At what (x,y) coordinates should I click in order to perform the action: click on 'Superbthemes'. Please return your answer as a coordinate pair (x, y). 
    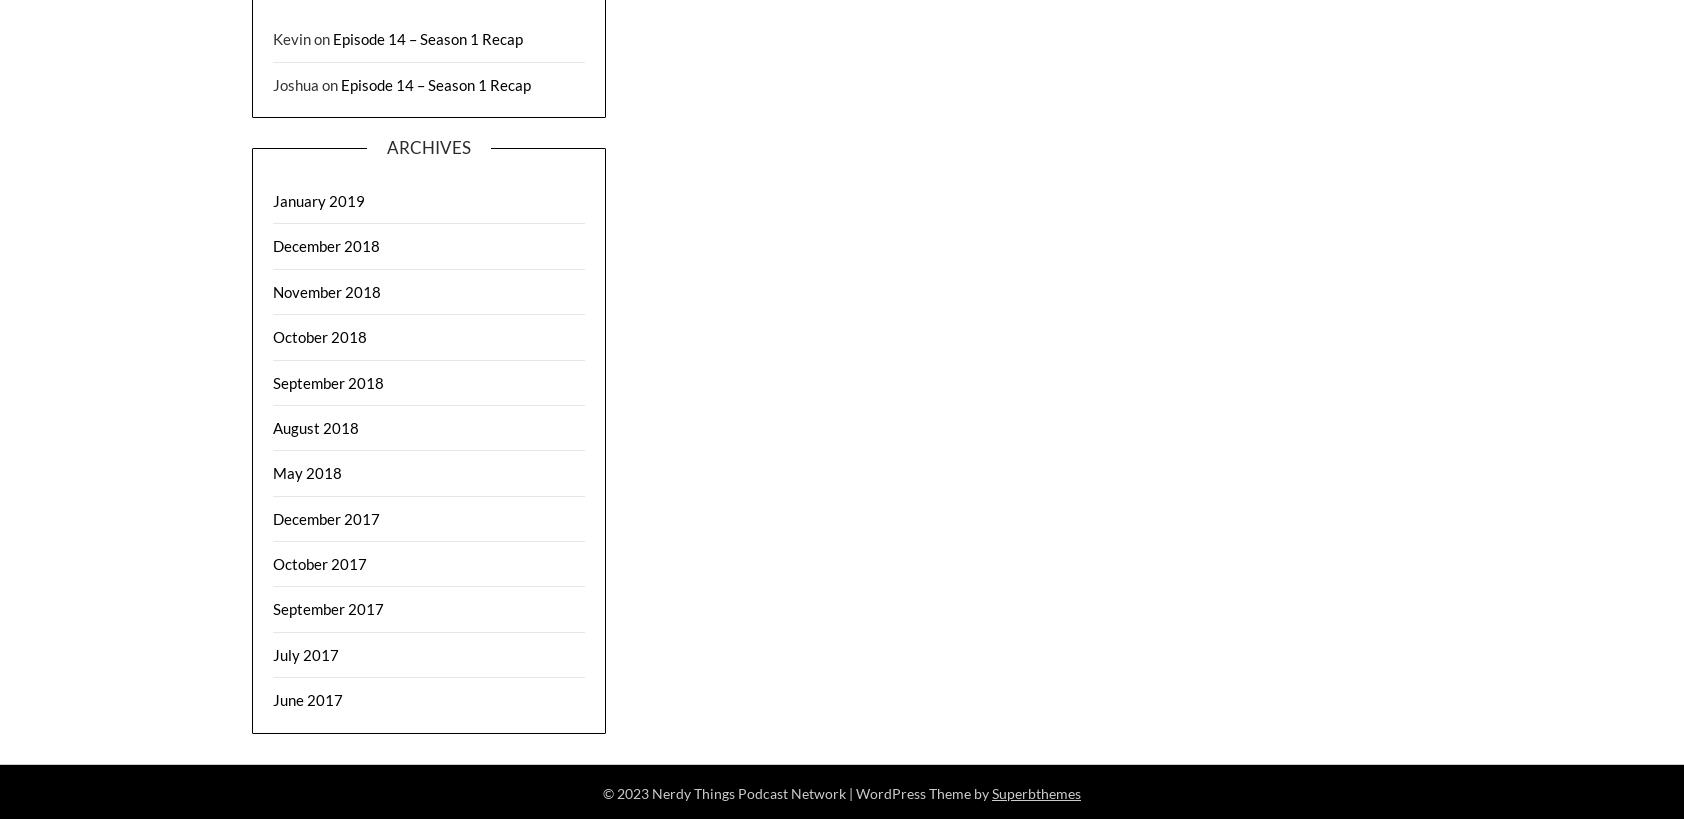
    Looking at the image, I should click on (991, 792).